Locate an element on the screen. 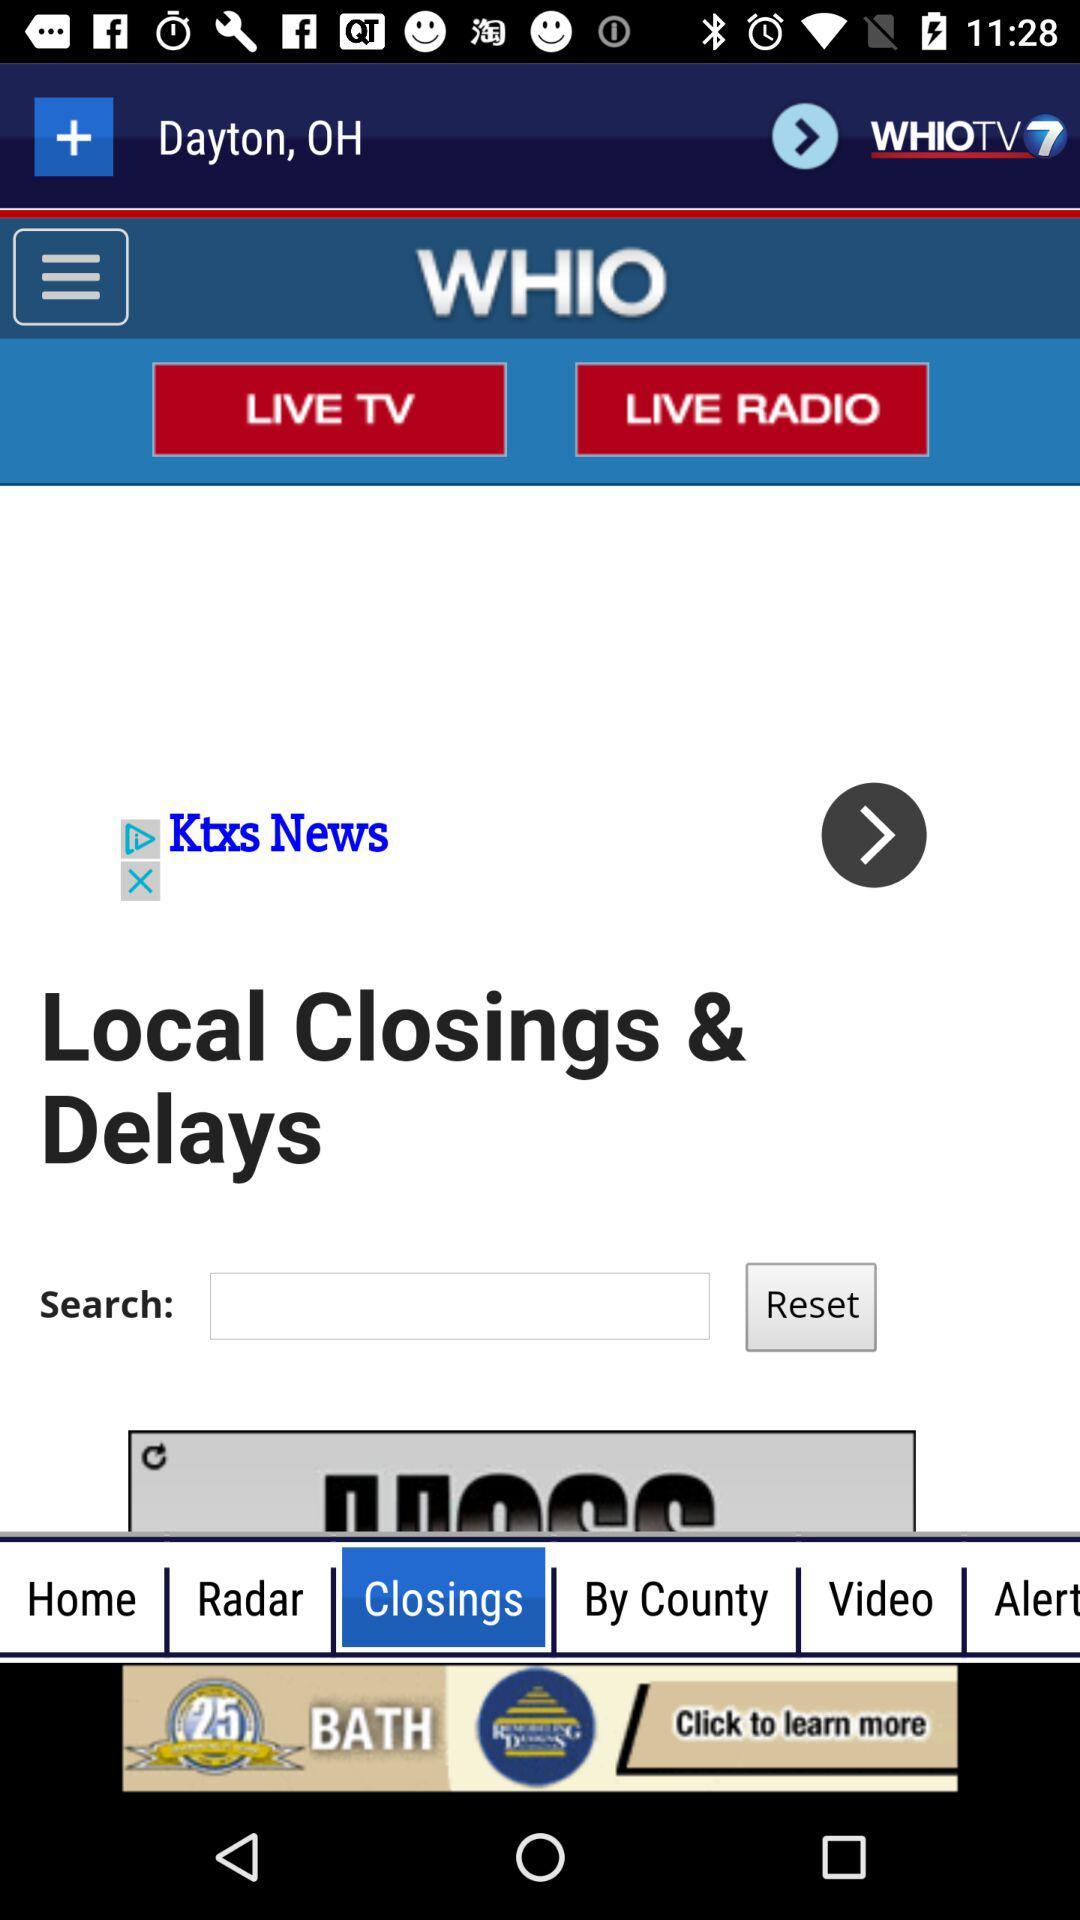  the arrow_forward icon is located at coordinates (804, 135).